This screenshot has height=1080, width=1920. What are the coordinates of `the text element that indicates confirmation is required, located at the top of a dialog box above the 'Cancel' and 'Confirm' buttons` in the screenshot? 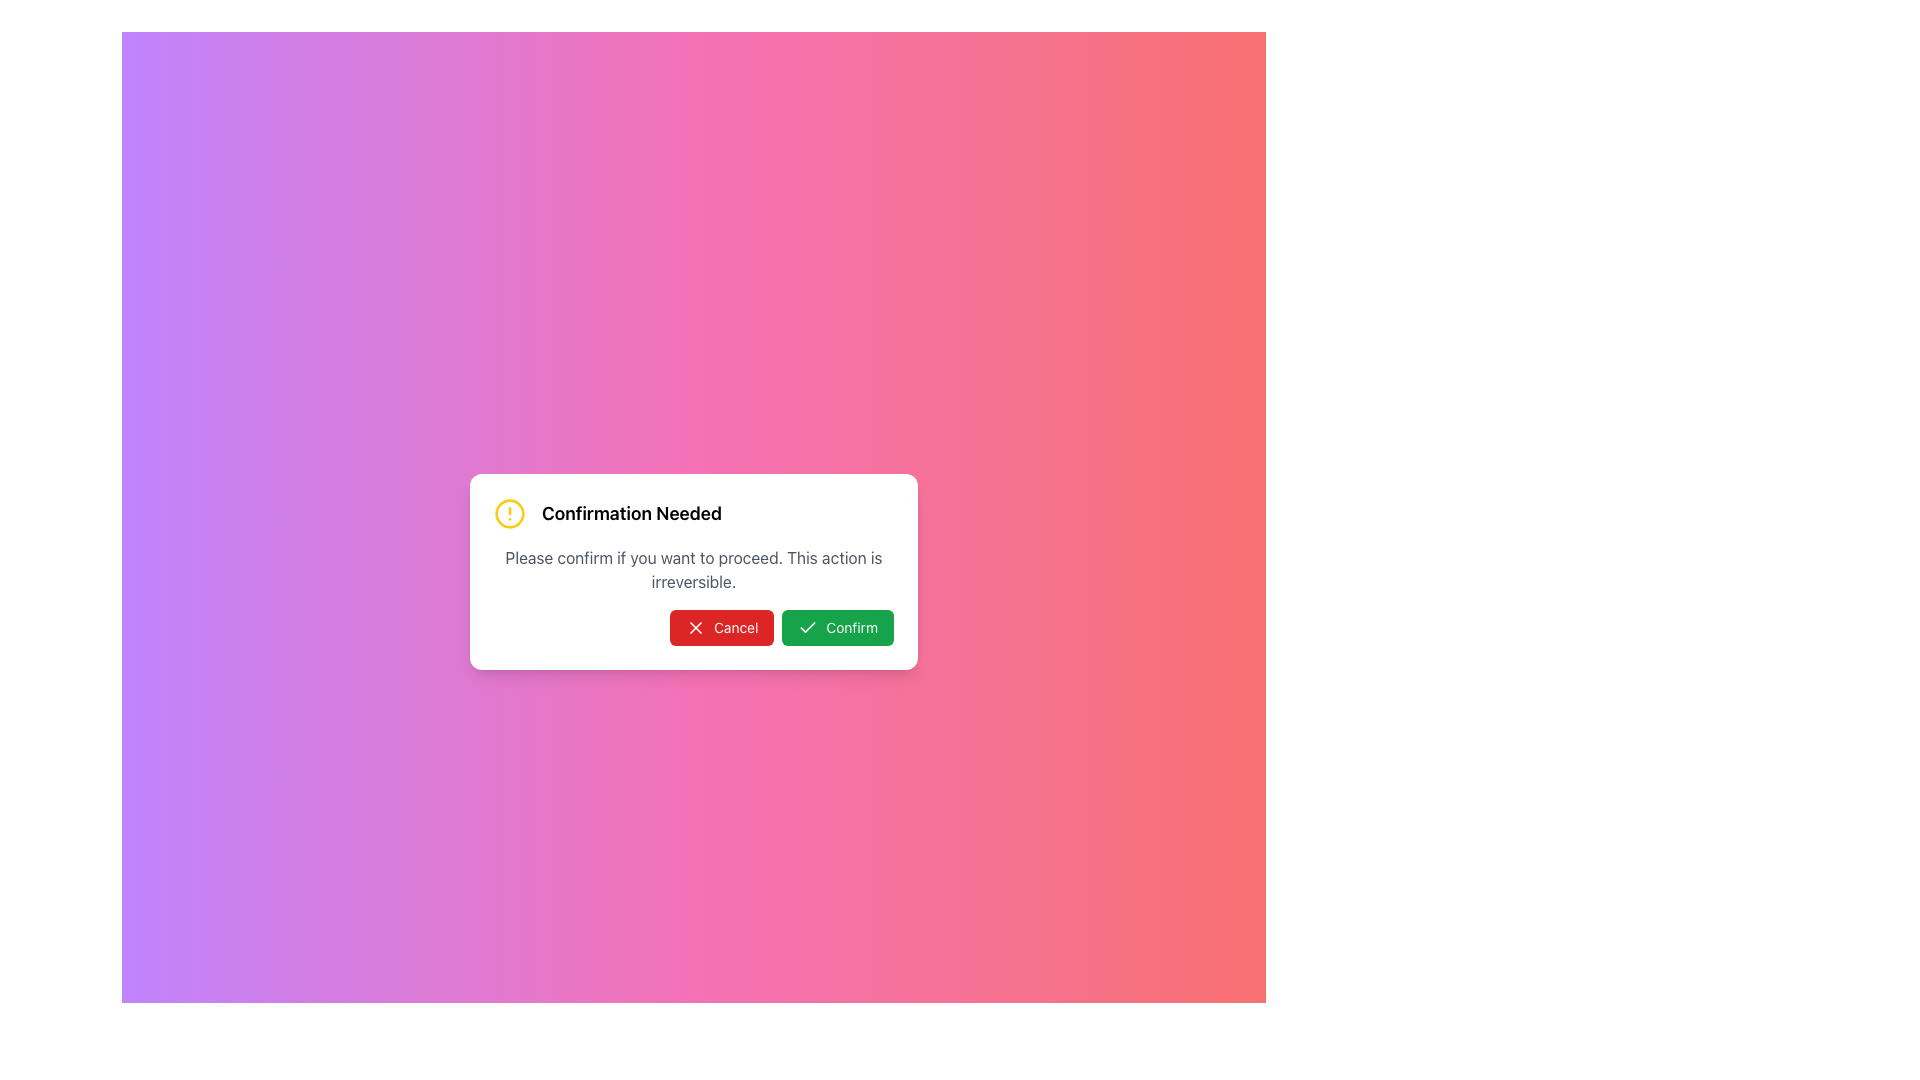 It's located at (694, 512).